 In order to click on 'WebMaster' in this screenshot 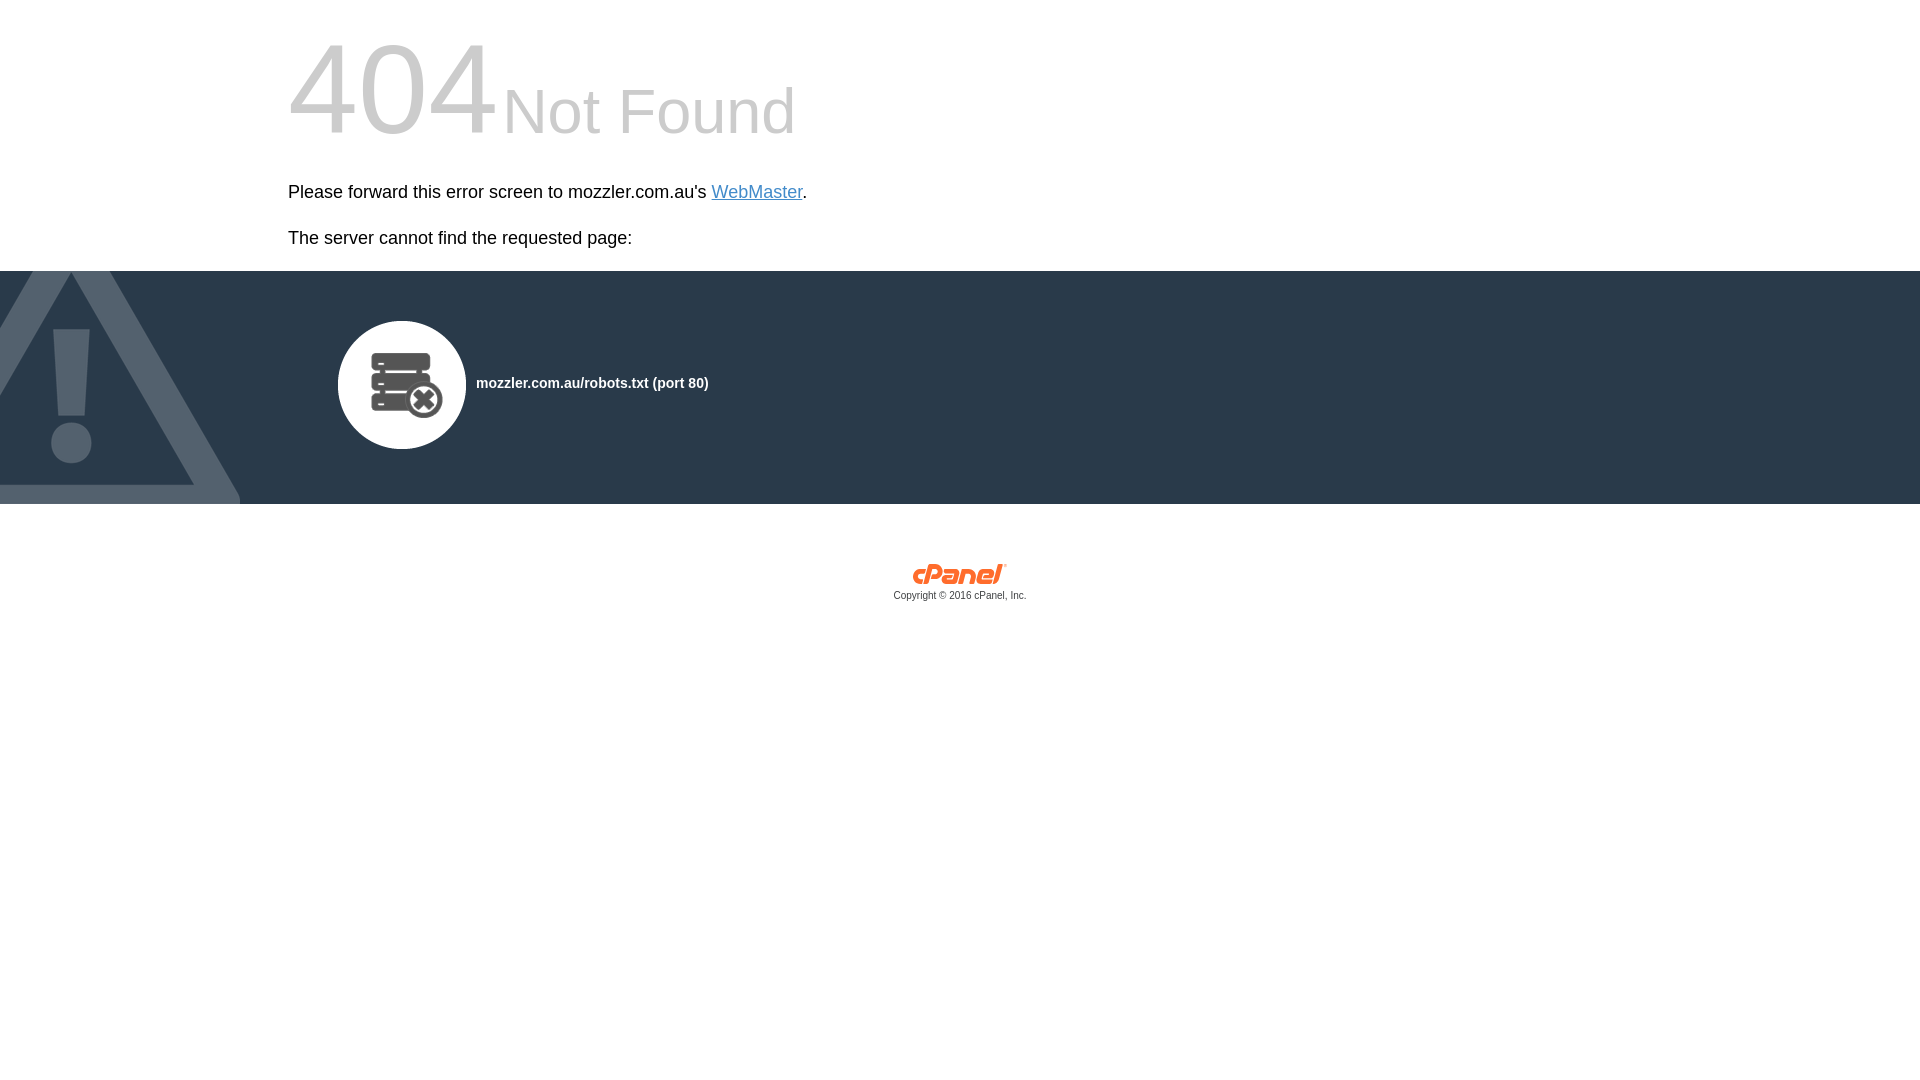, I will do `click(756, 192)`.